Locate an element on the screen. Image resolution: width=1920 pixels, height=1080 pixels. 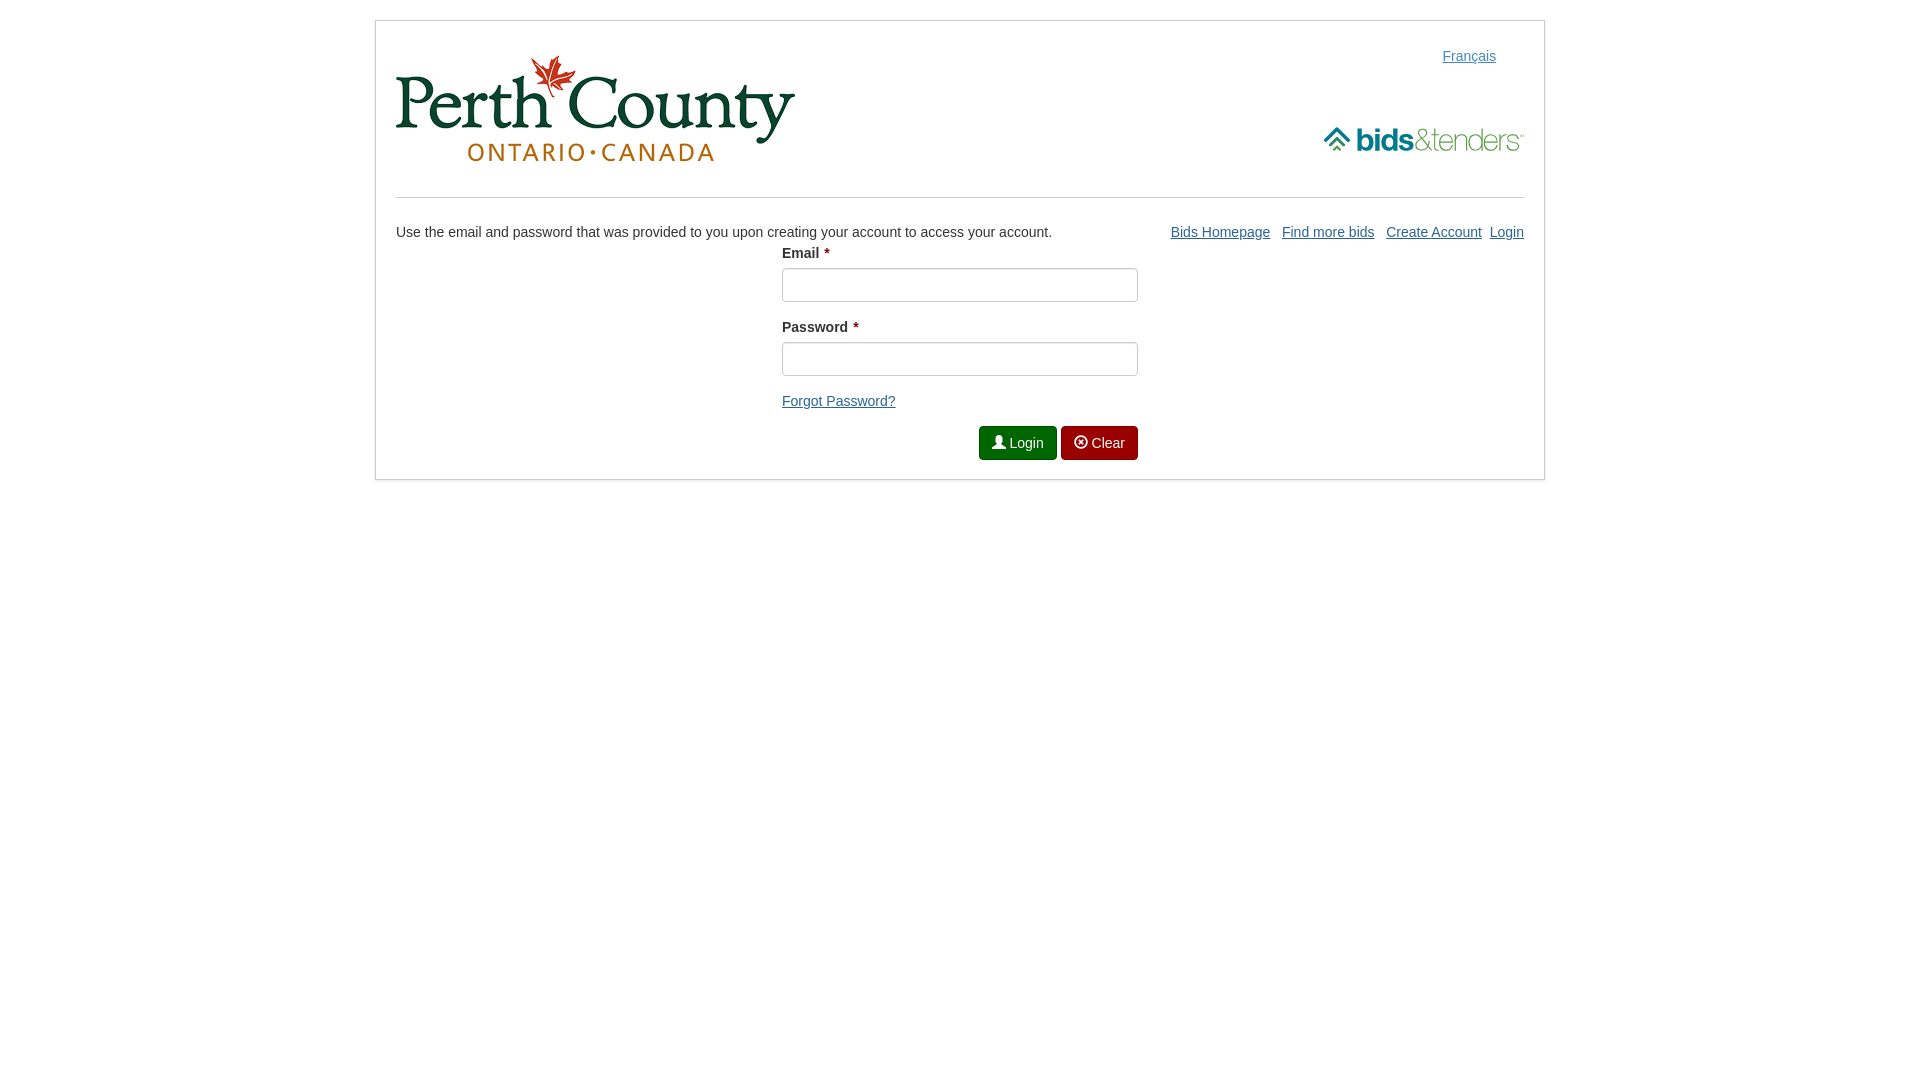
' Login' is located at coordinates (1017, 442).